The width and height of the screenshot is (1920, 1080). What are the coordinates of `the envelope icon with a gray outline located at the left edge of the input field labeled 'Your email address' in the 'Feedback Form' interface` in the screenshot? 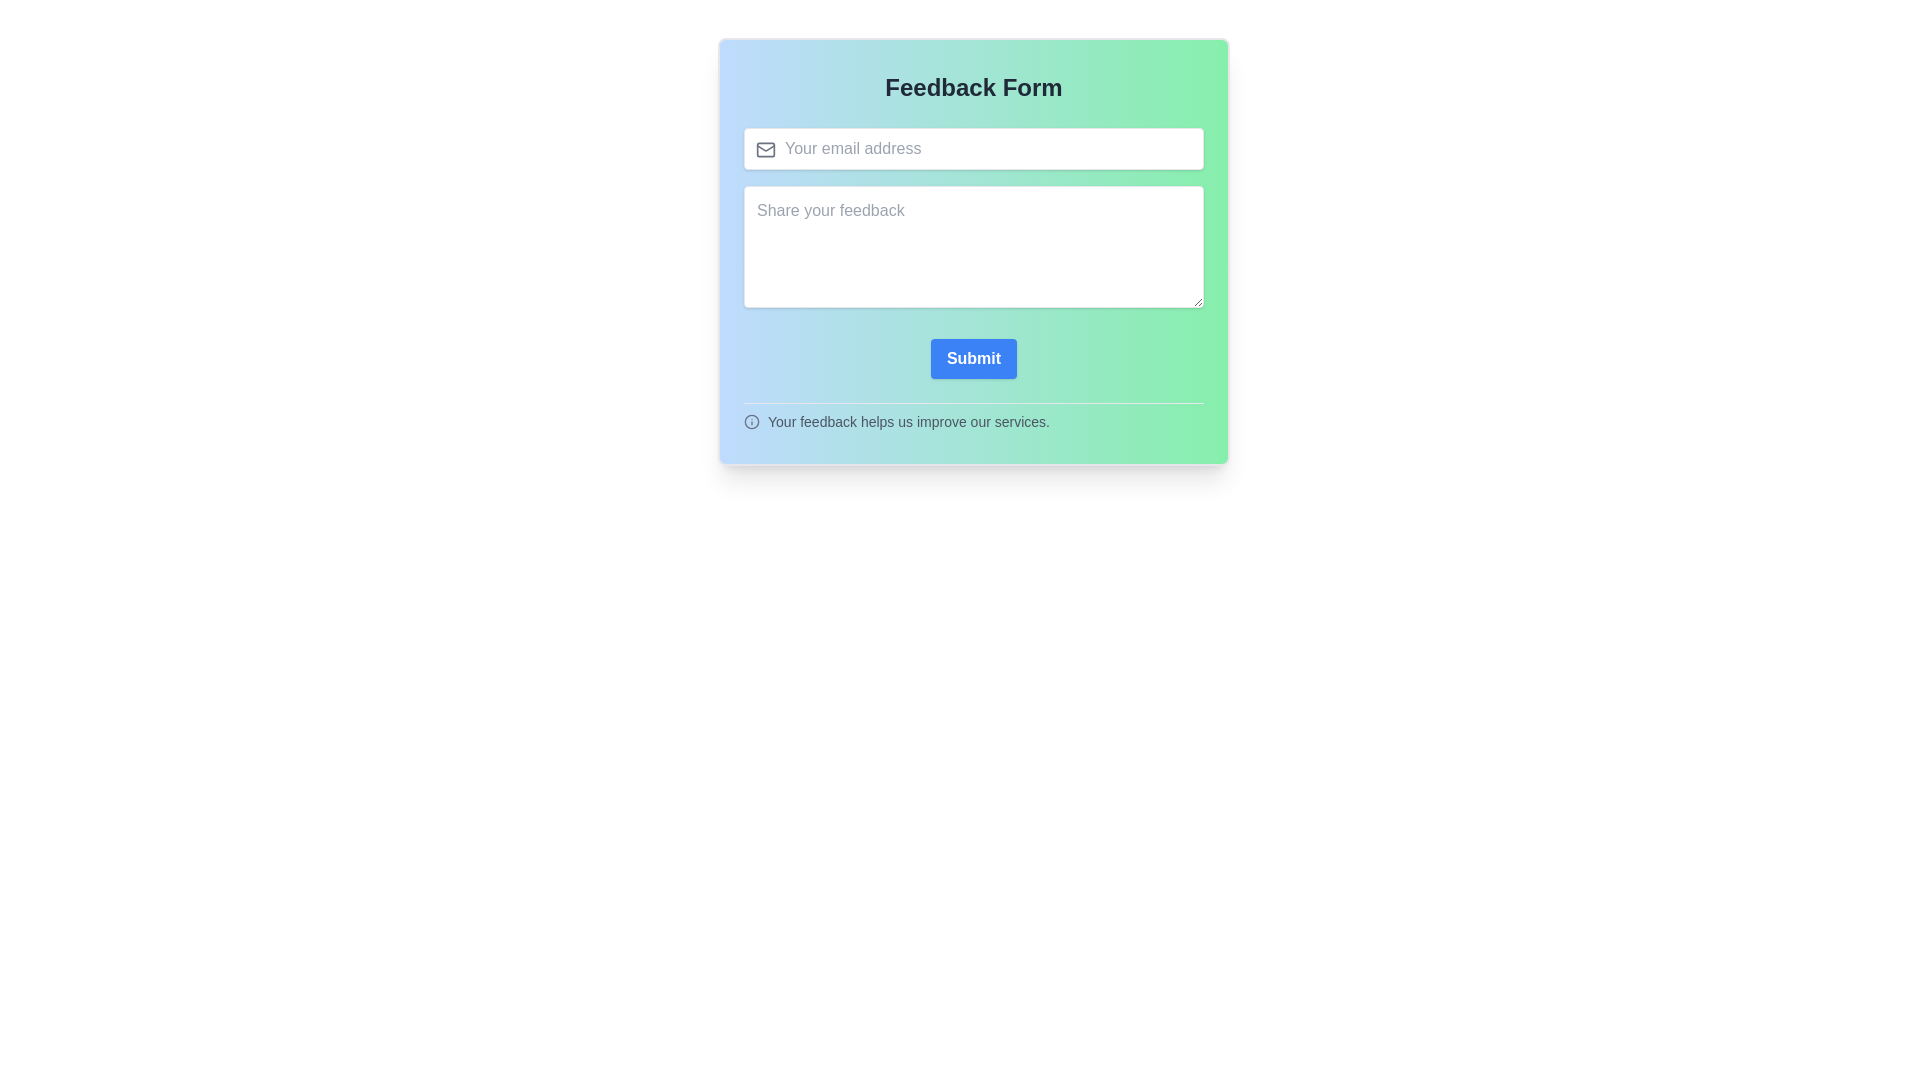 It's located at (765, 149).